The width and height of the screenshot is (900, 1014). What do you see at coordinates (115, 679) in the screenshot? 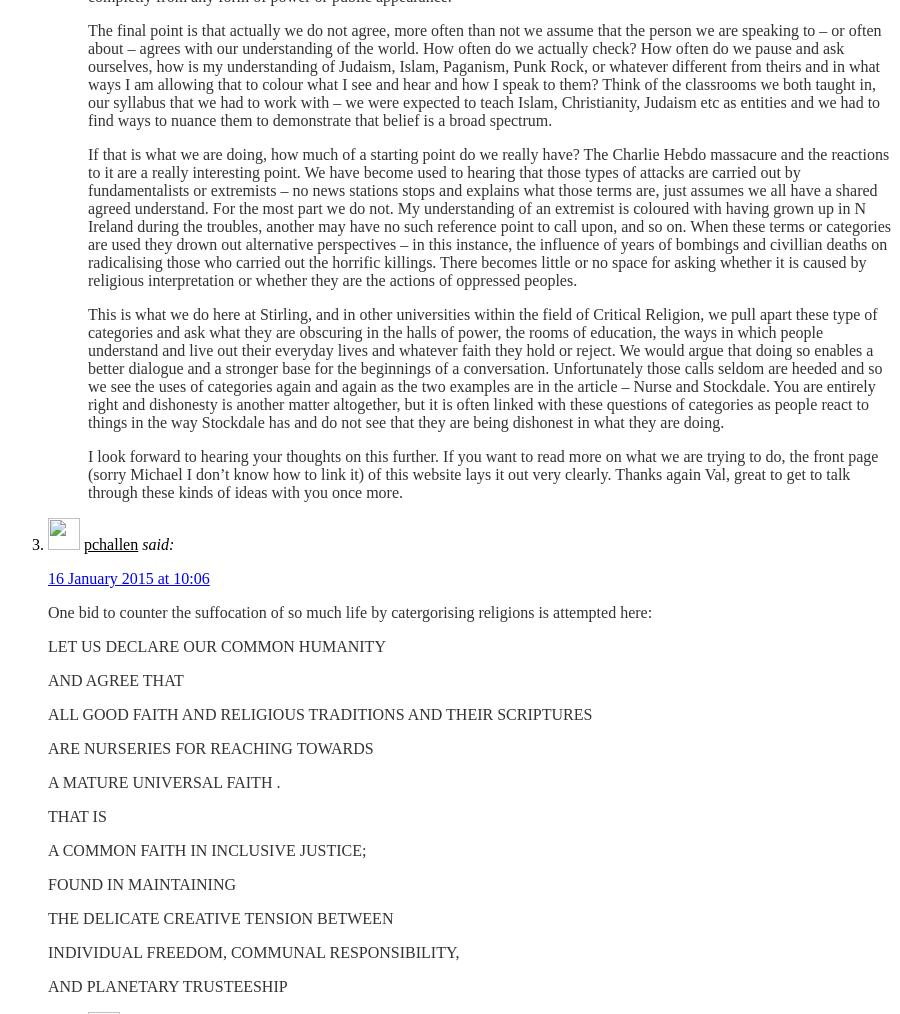
I see `'AND AGREE THAT'` at bounding box center [115, 679].